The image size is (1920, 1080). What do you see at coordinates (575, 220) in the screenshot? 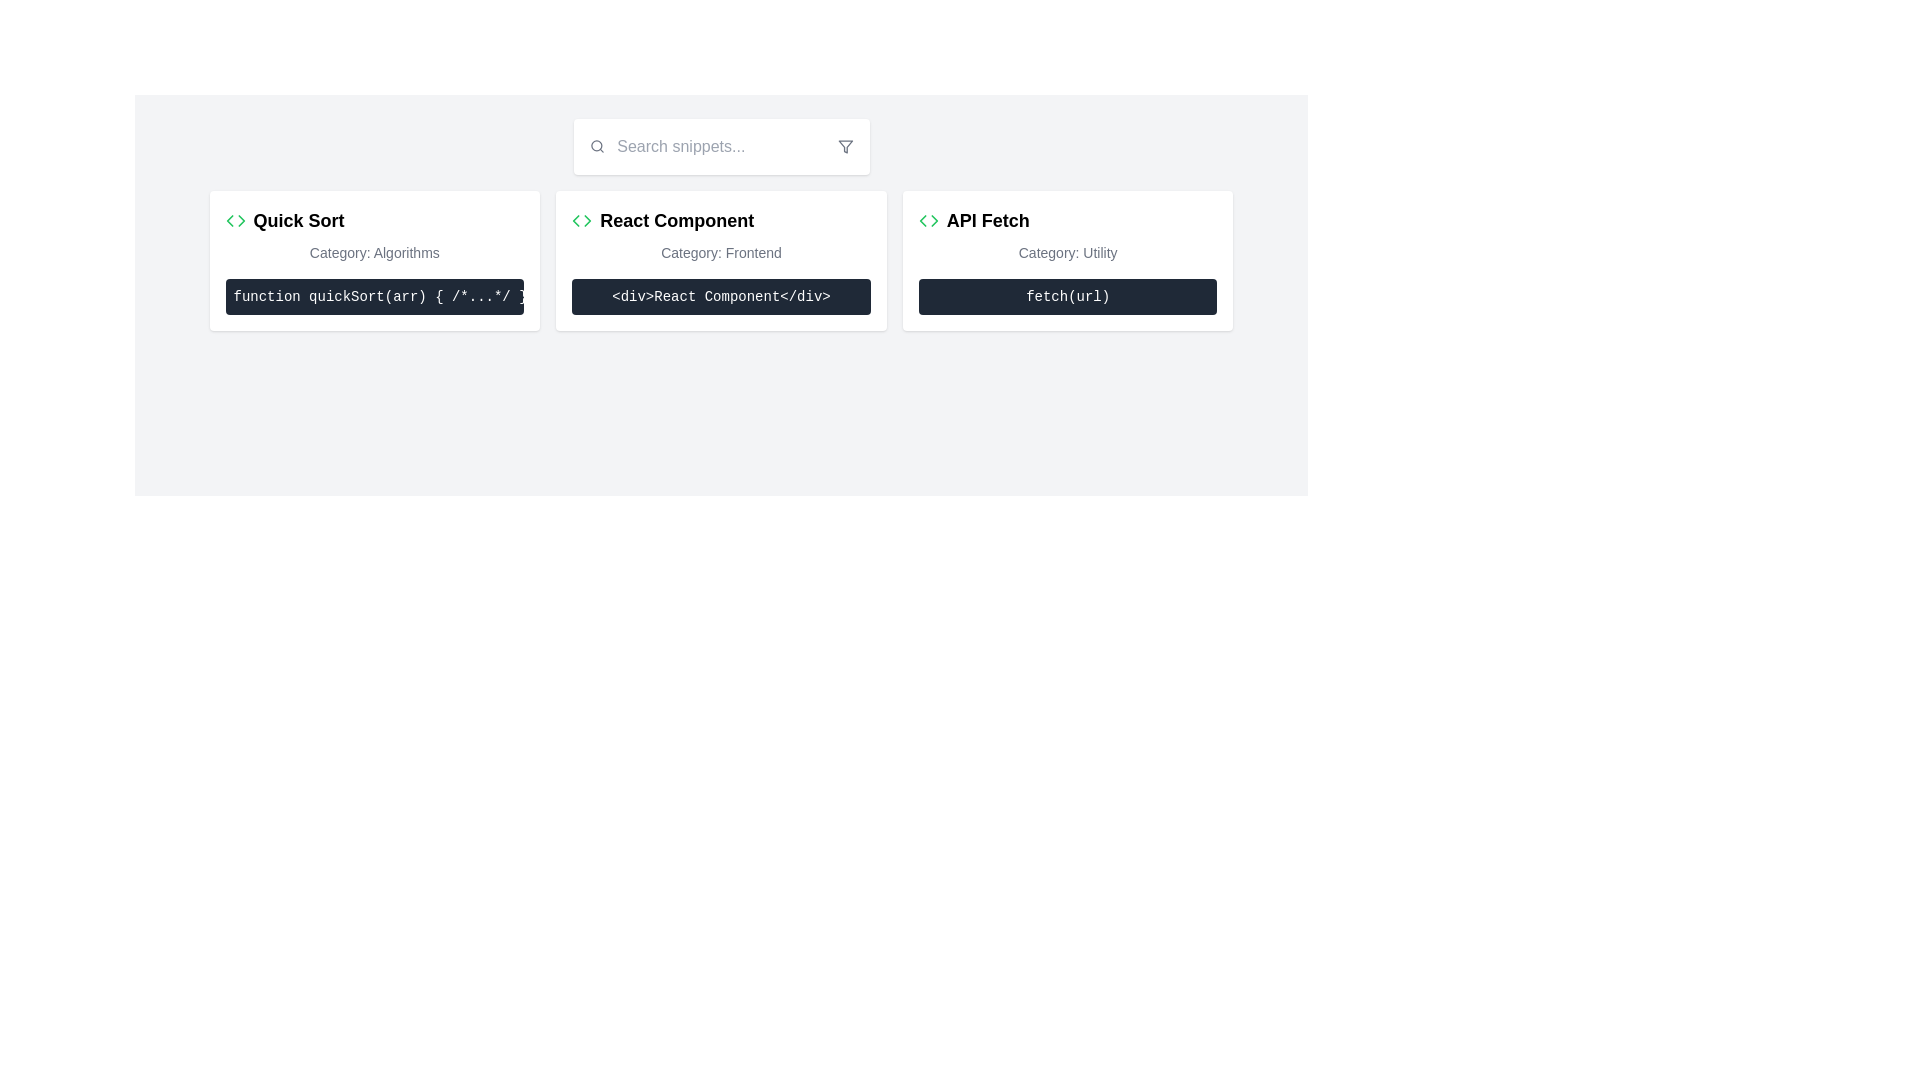
I see `the green left-pointing chevron SVG graphic element that visualizes a code snippet, positioned at the top-left side of the 'Quick Sort' card` at bounding box center [575, 220].